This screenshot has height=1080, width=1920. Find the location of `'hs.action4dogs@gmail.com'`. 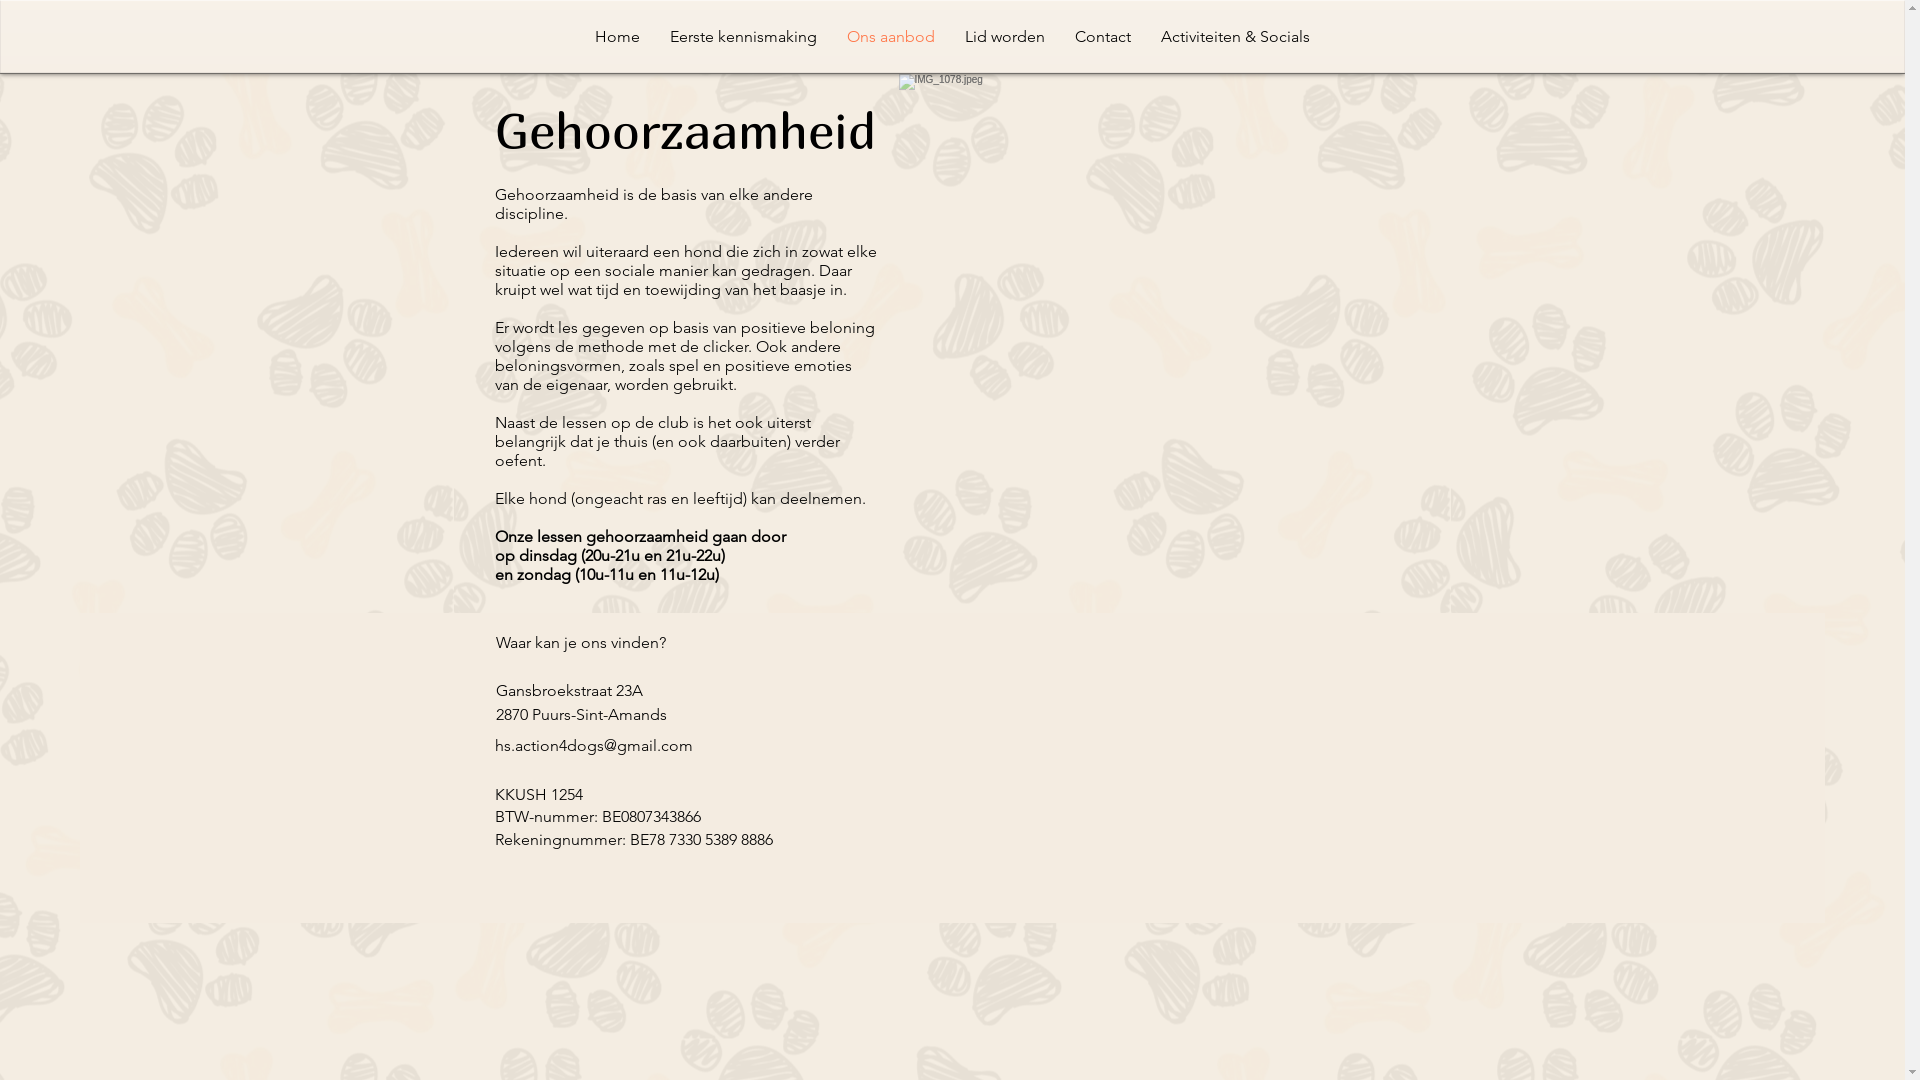

'hs.action4dogs@gmail.com' is located at coordinates (592, 745).